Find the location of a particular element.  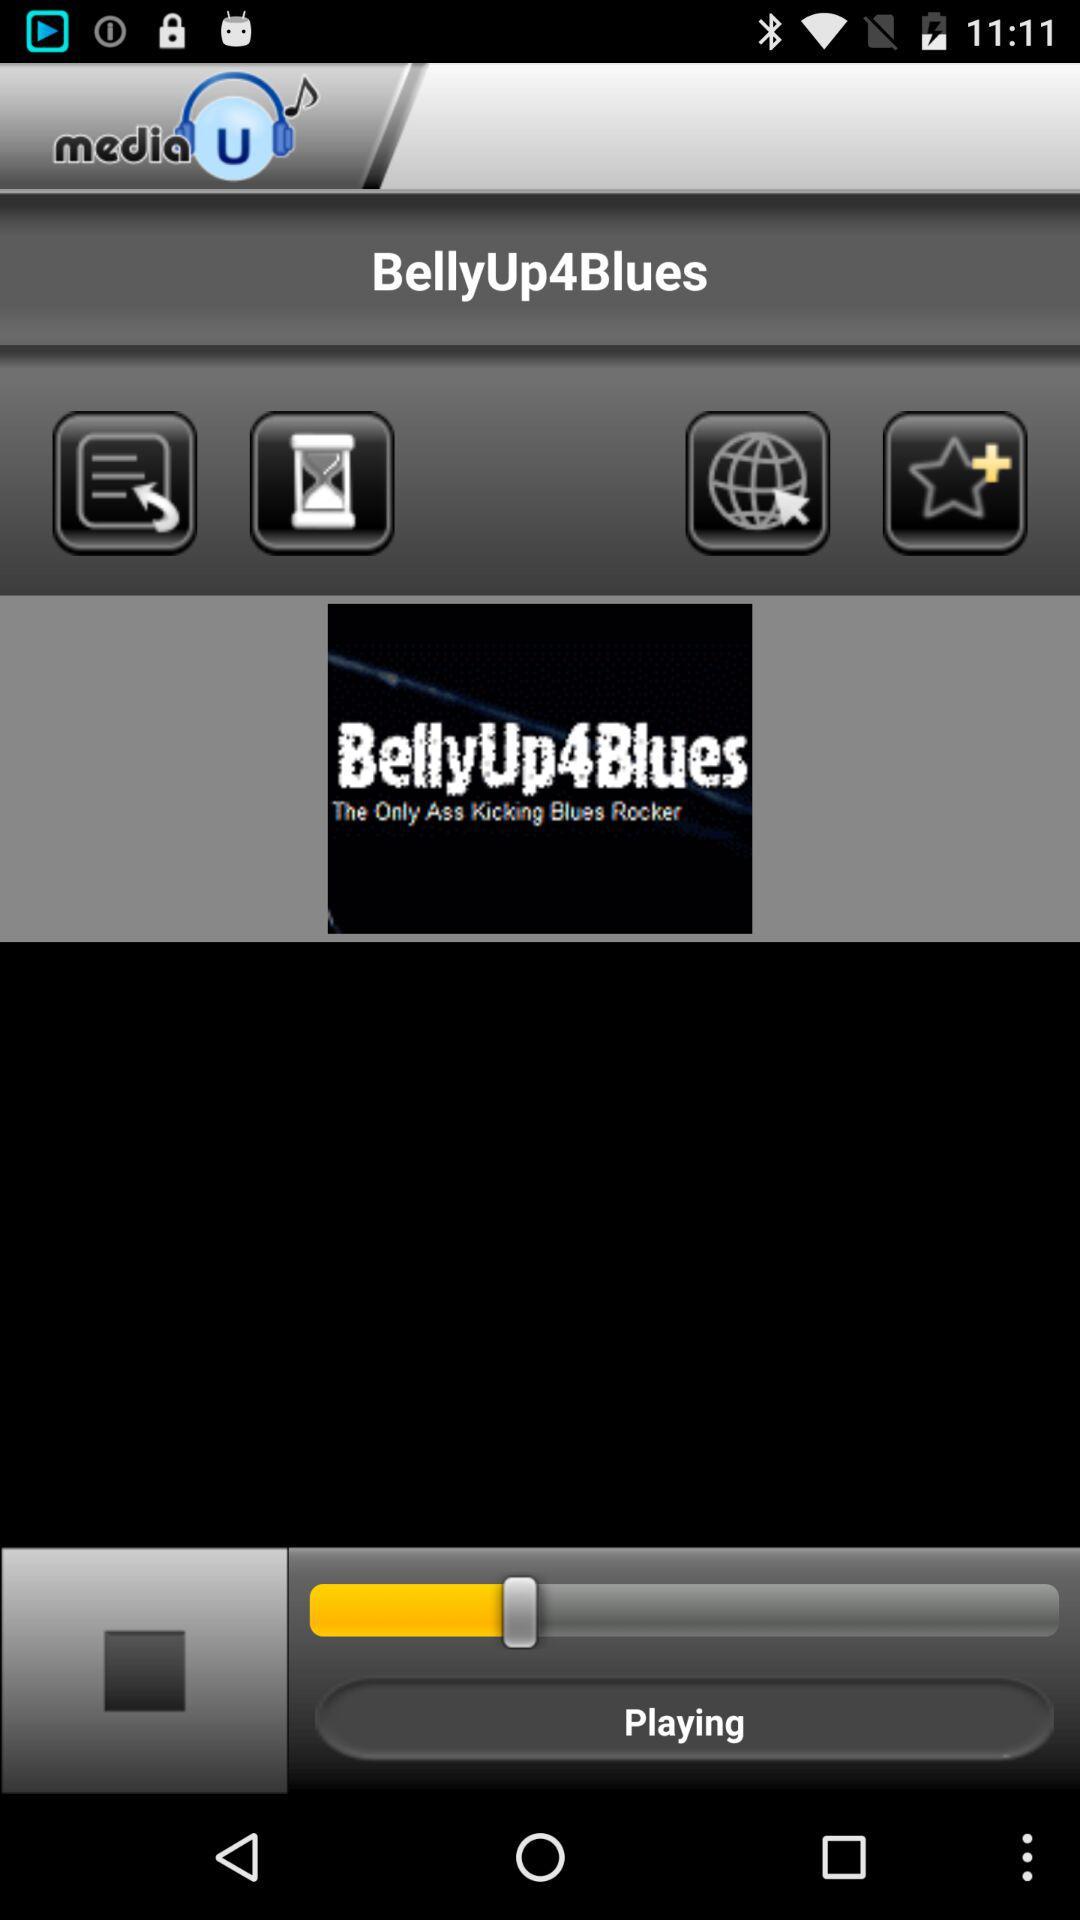

to favorites is located at coordinates (954, 483).